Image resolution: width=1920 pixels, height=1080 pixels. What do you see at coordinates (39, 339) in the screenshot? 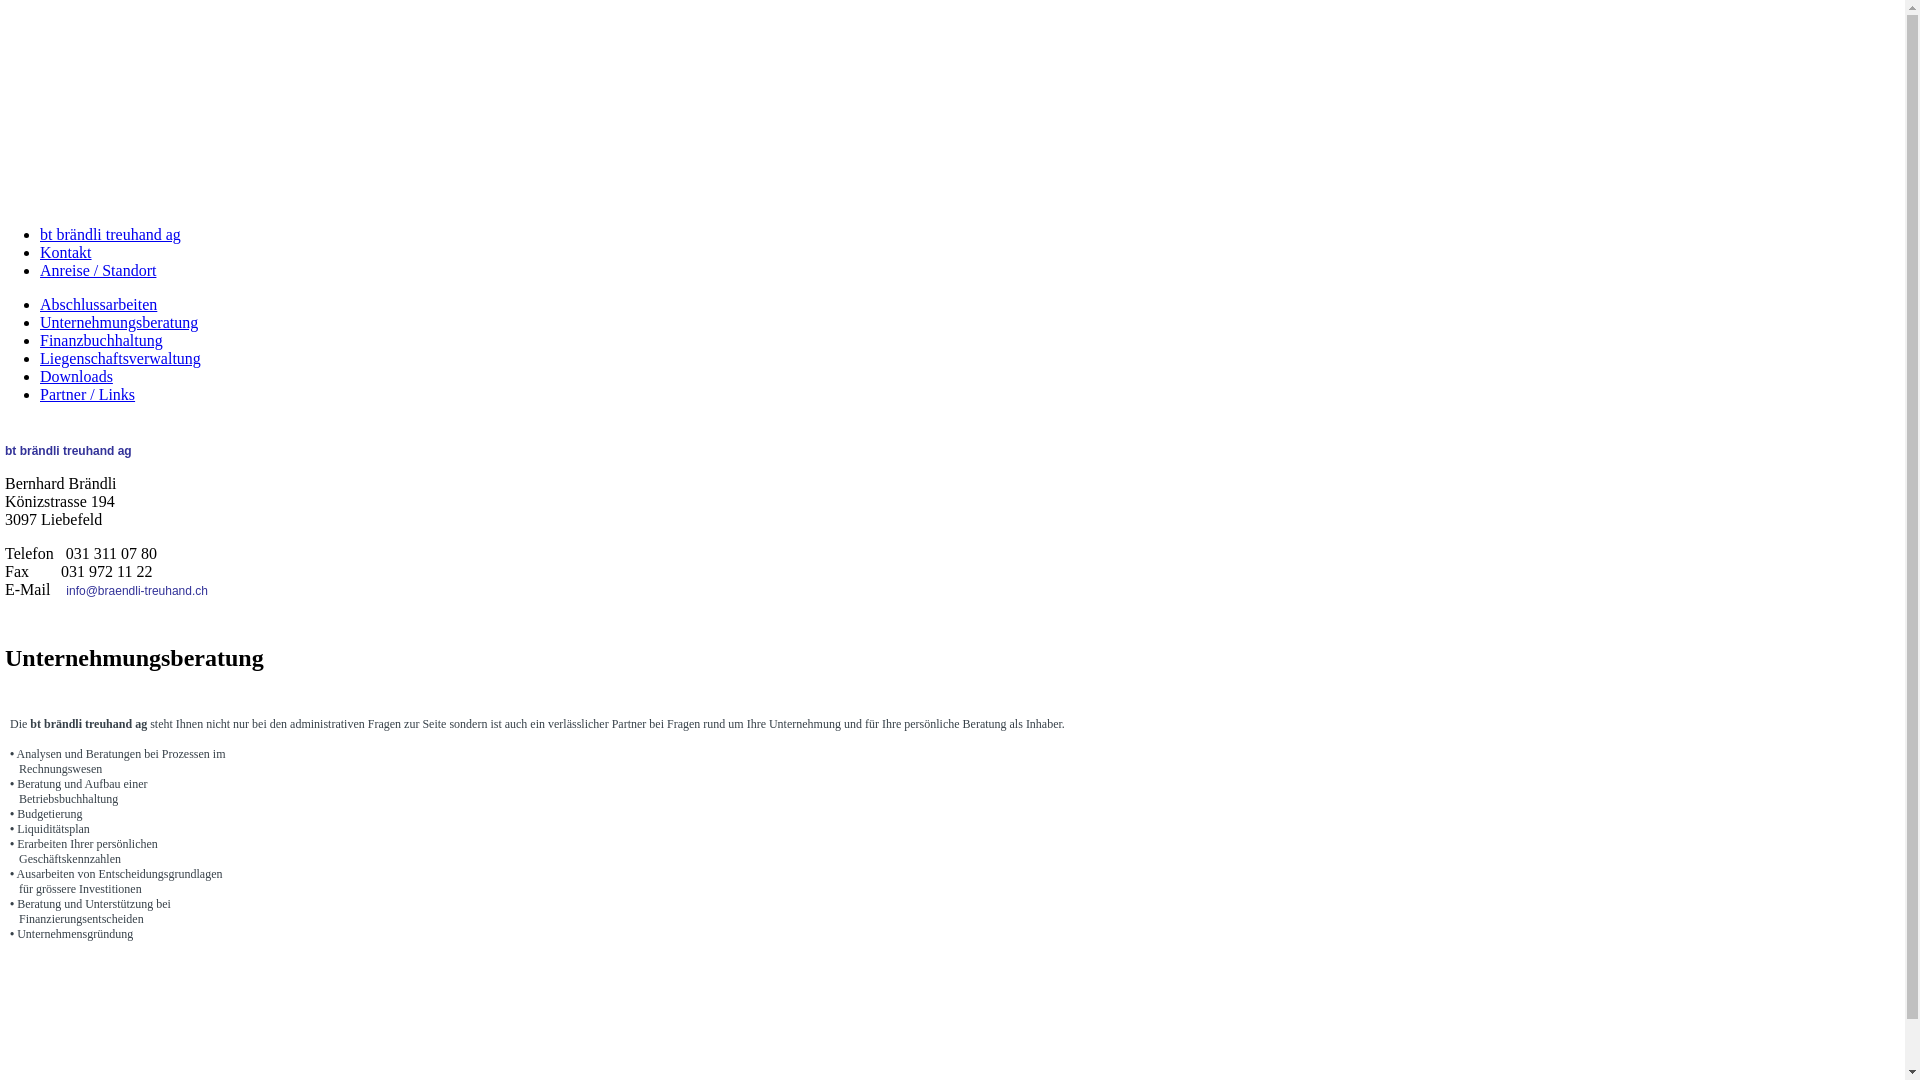
I see `'Finanzbuchhaltung'` at bounding box center [39, 339].